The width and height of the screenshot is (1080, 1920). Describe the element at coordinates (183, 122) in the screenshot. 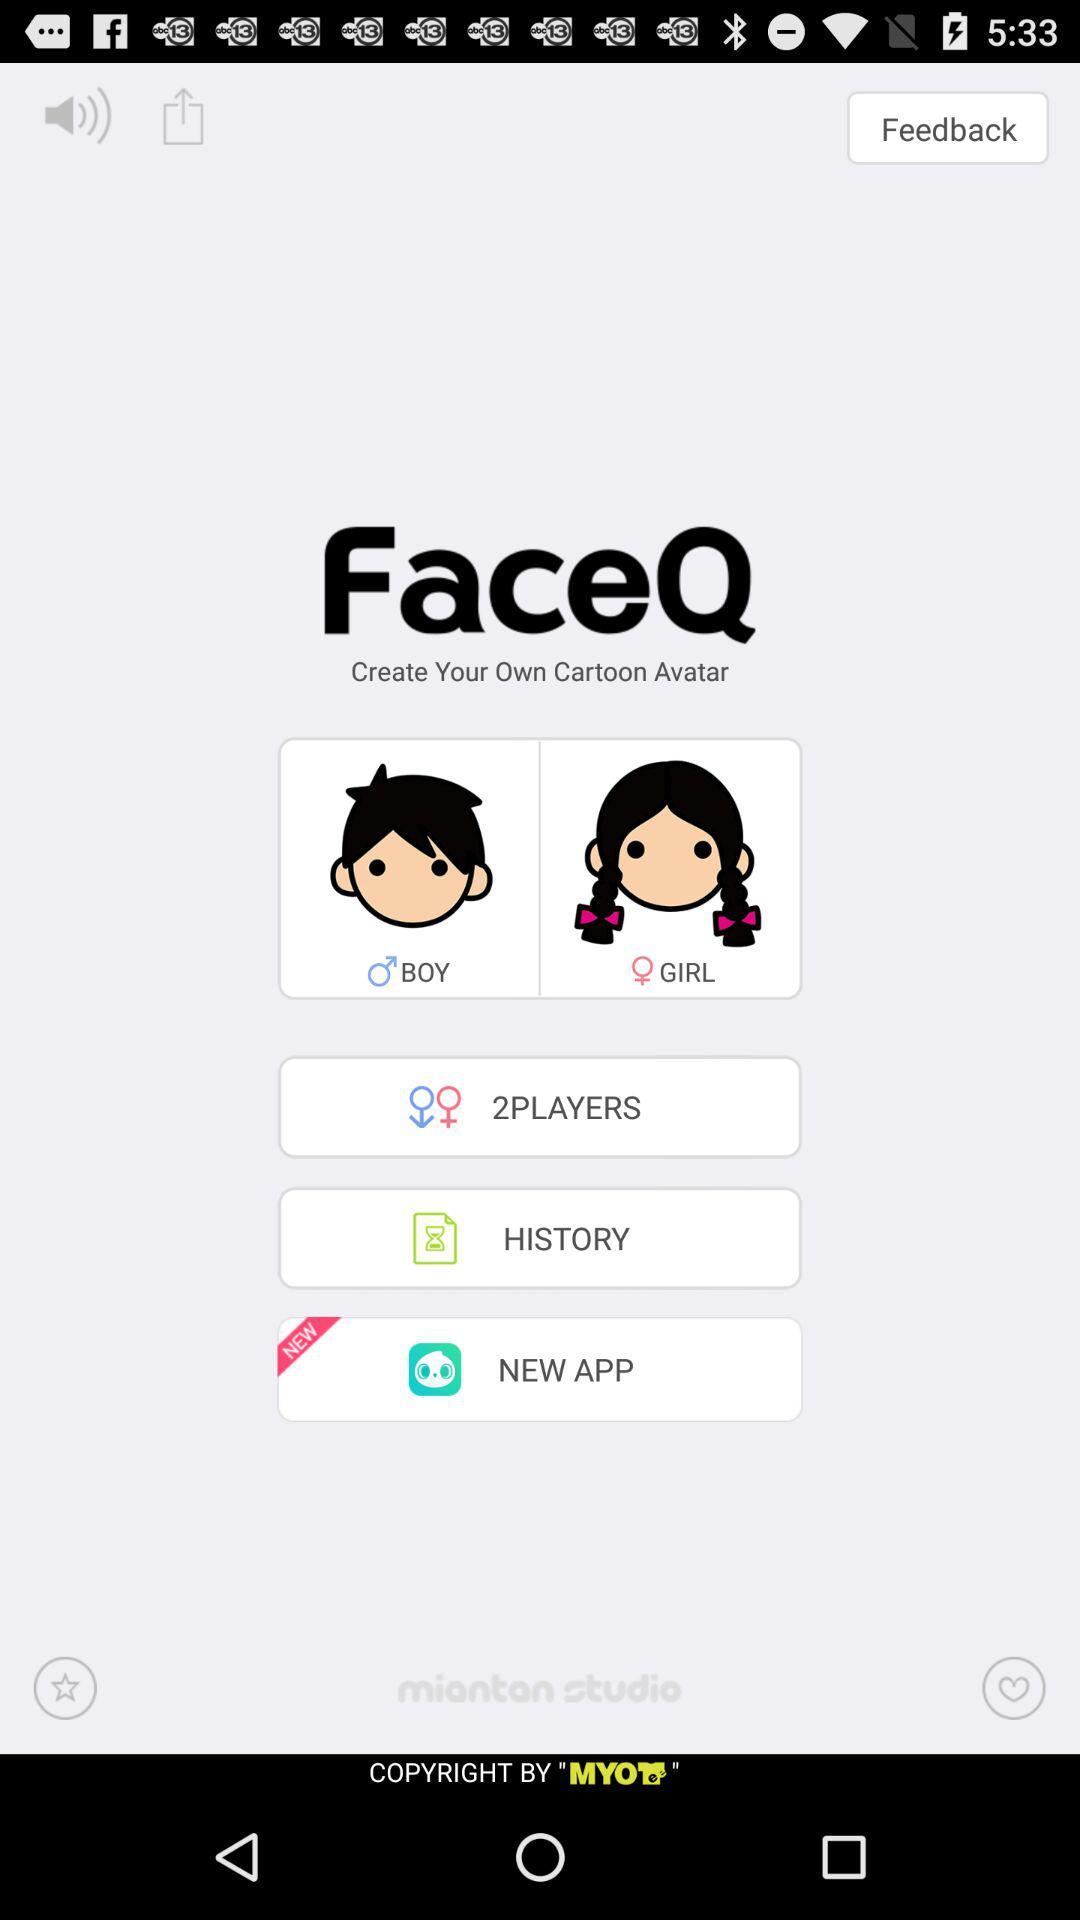

I see `the launch icon` at that location.